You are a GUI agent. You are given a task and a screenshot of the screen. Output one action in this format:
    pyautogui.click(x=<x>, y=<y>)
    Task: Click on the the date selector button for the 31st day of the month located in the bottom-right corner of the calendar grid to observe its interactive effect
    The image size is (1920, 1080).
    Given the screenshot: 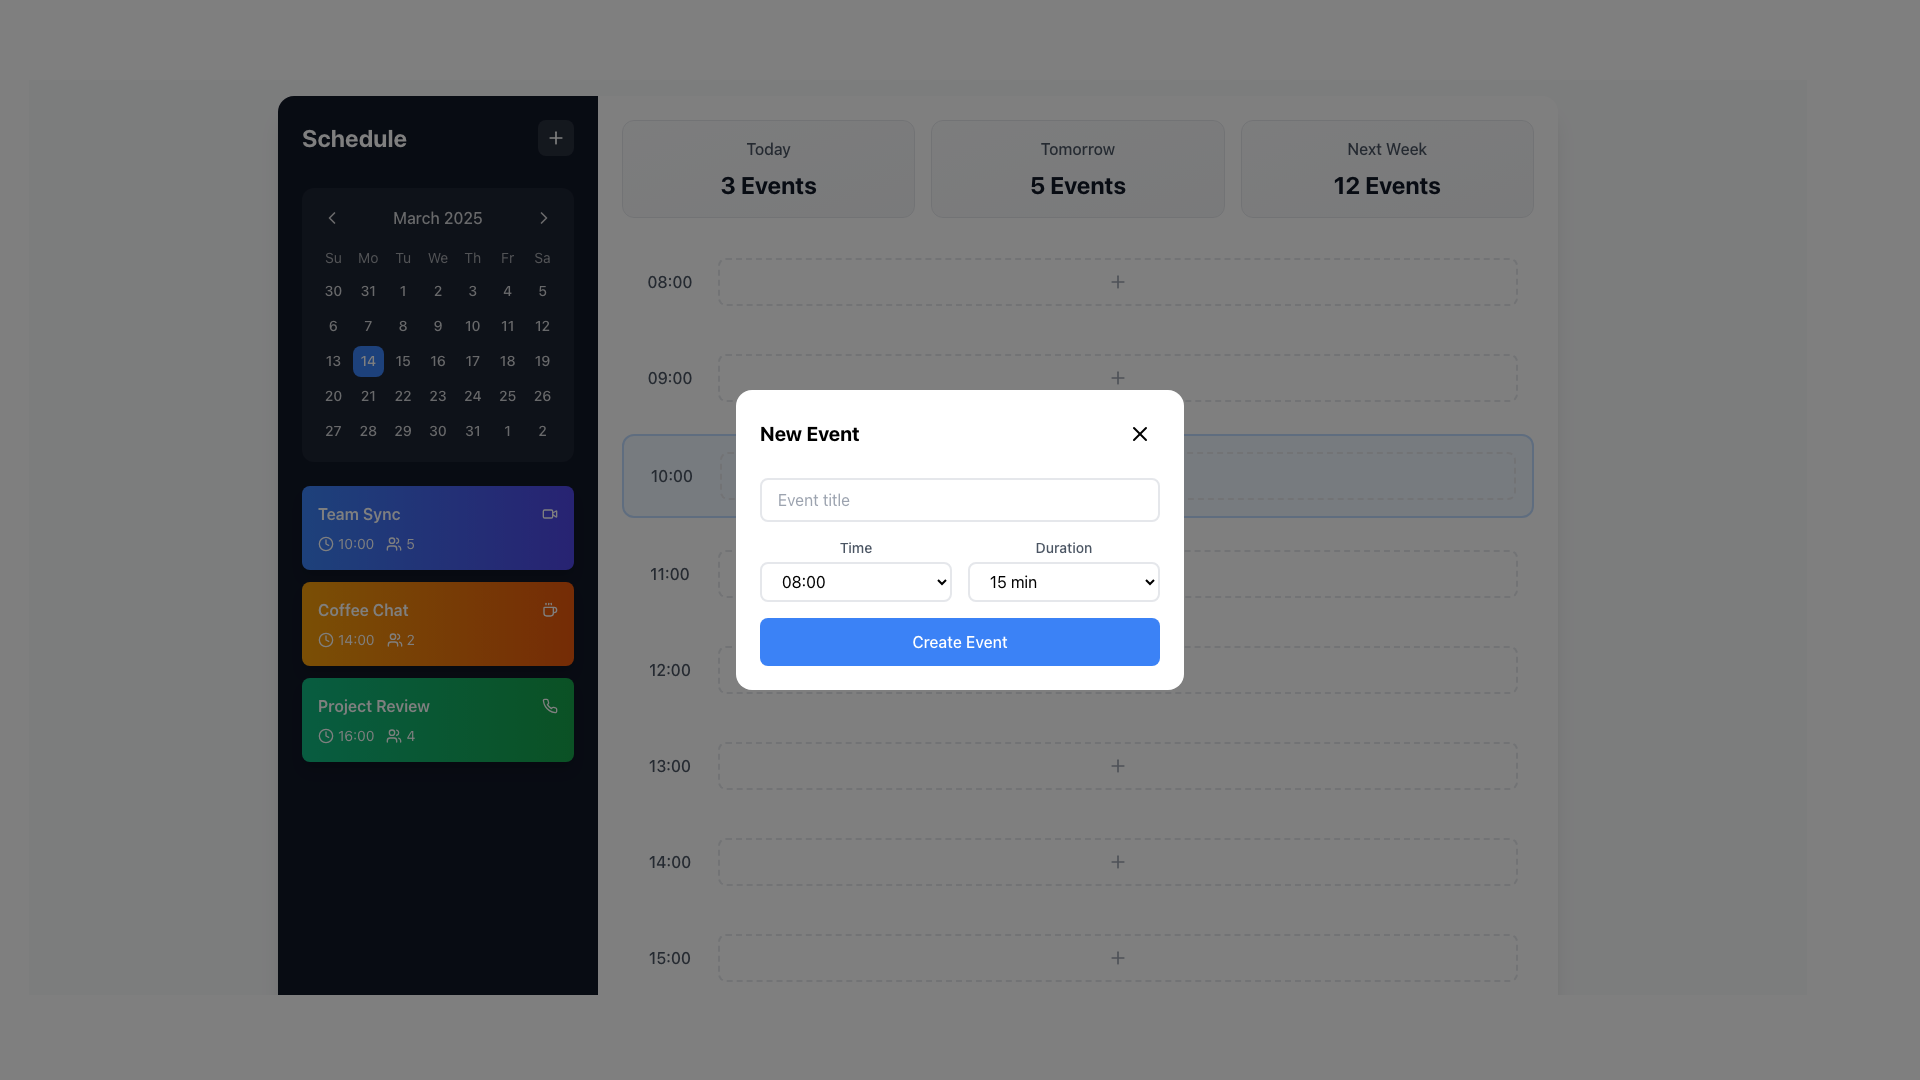 What is the action you would take?
    pyautogui.click(x=471, y=429)
    